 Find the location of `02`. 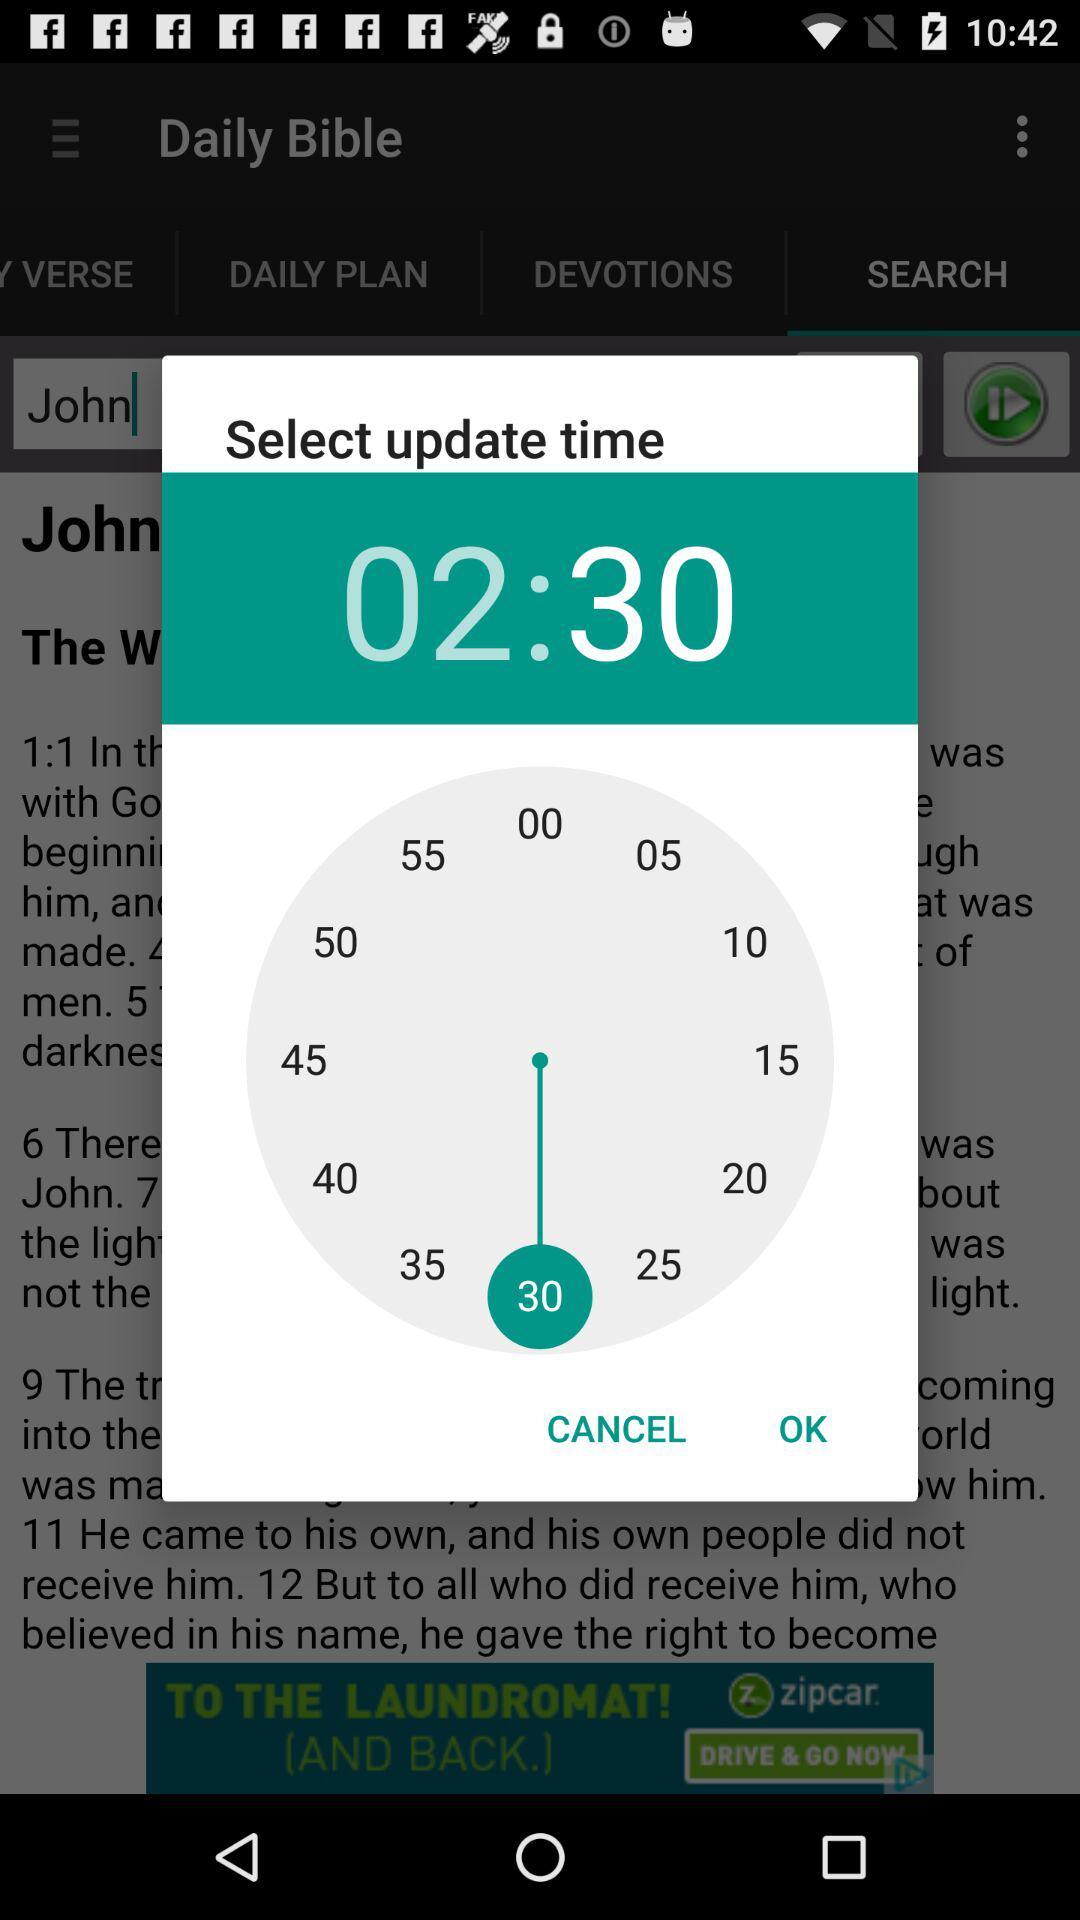

02 is located at coordinates (425, 597).